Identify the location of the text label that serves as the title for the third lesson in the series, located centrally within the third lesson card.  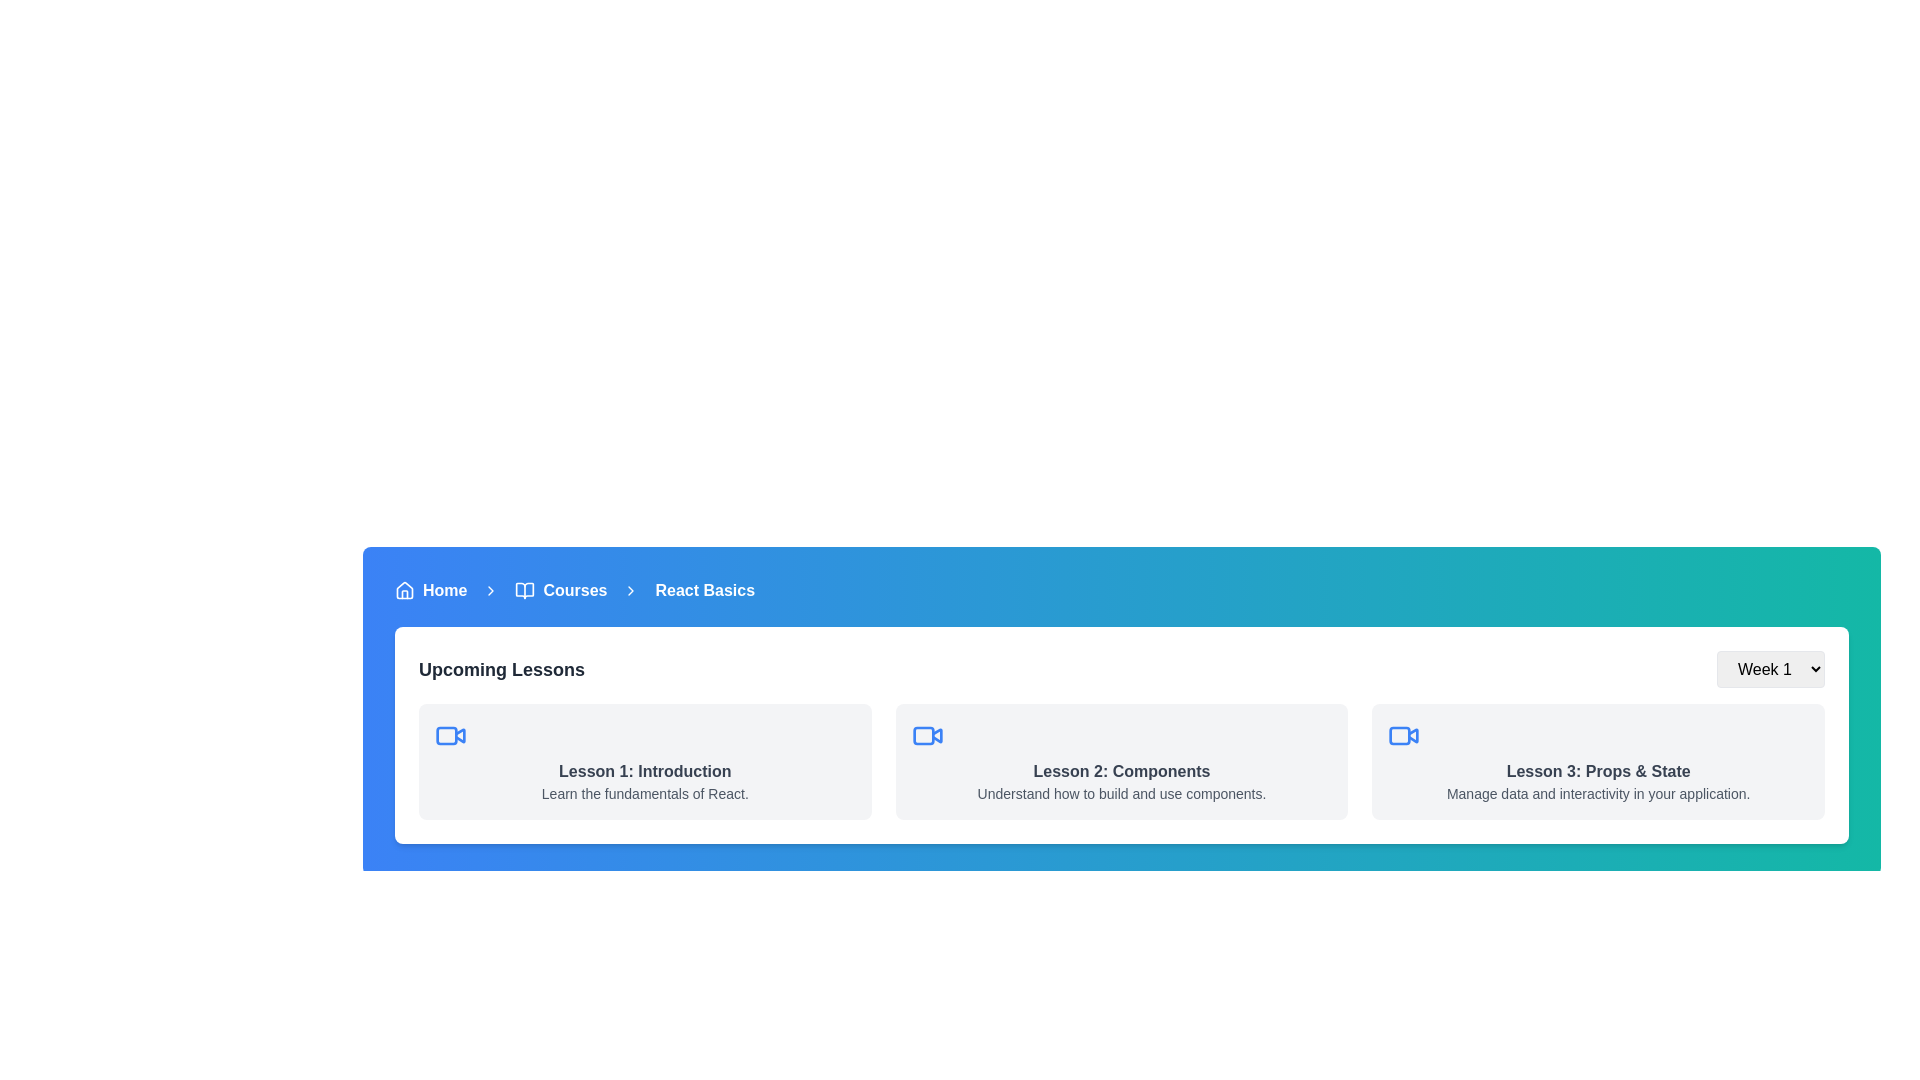
(1597, 770).